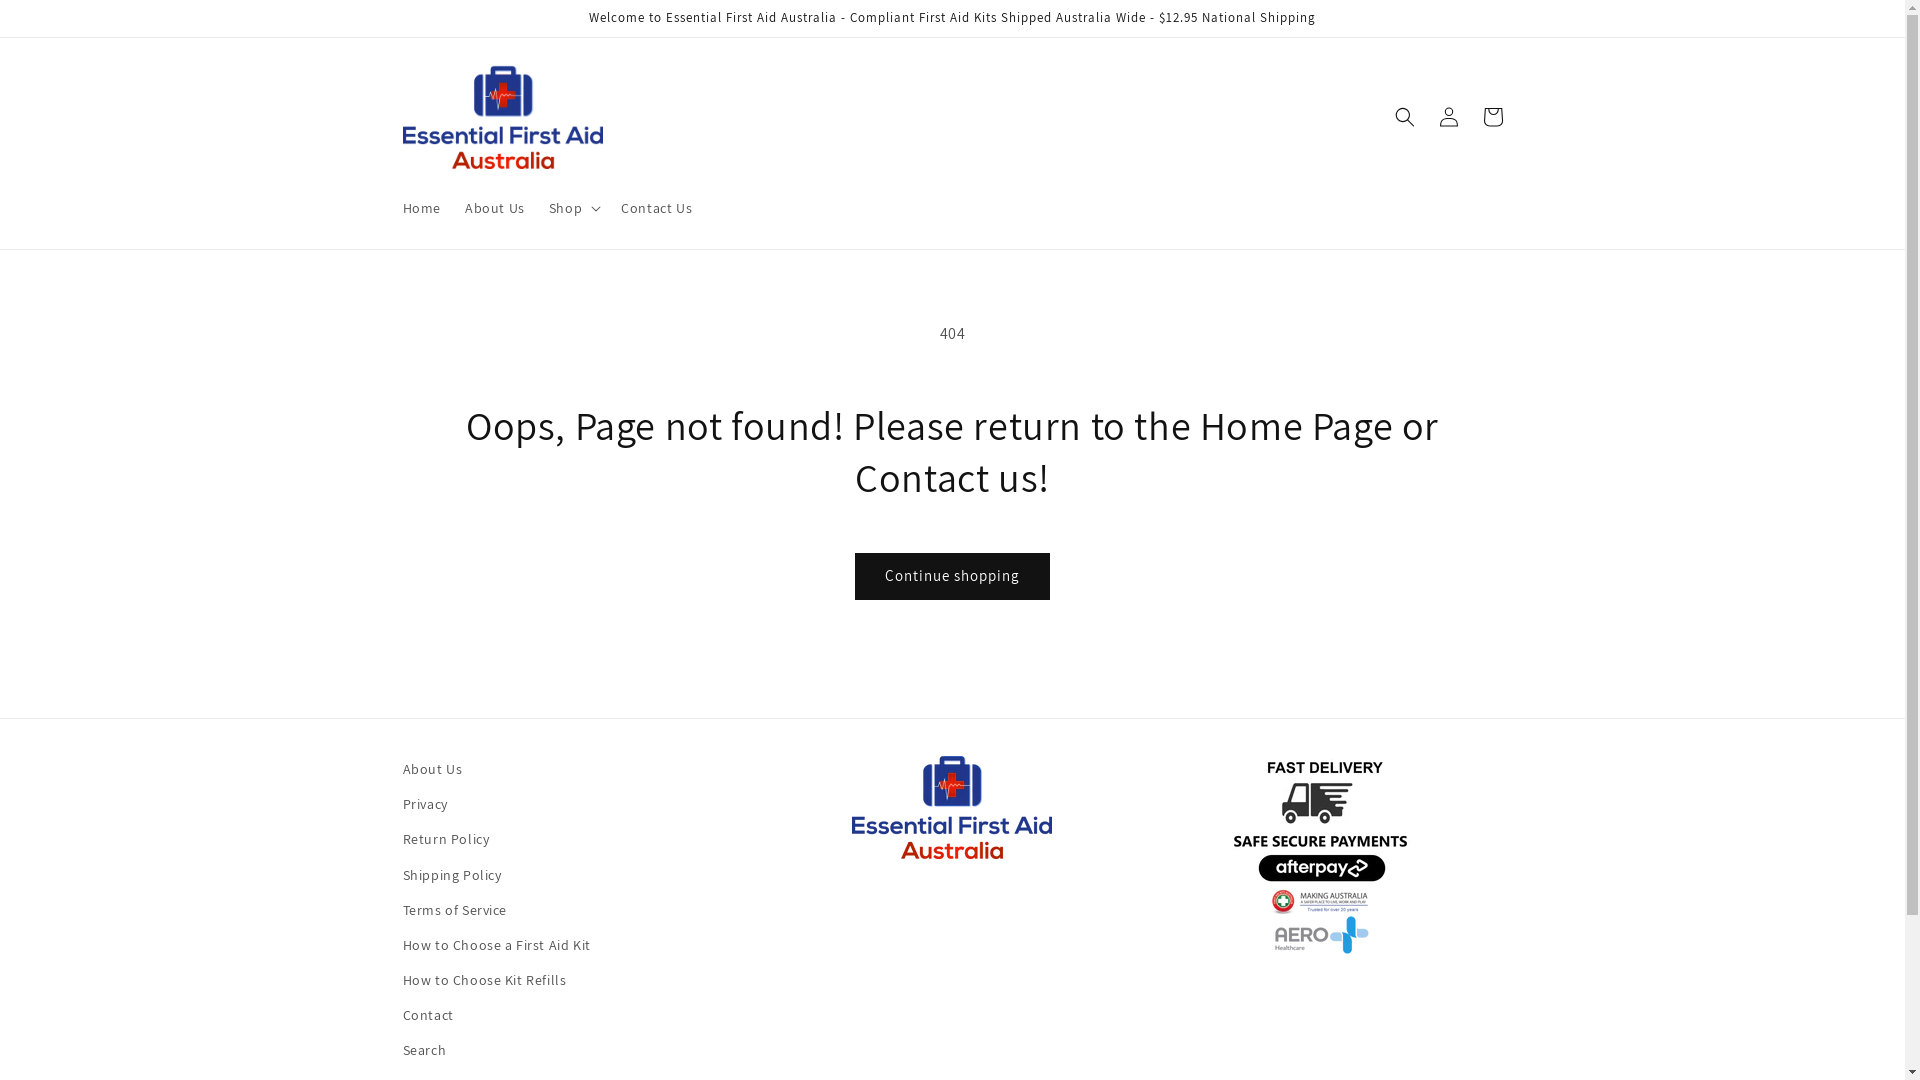  Describe the element at coordinates (494, 208) in the screenshot. I see `'About Us'` at that location.